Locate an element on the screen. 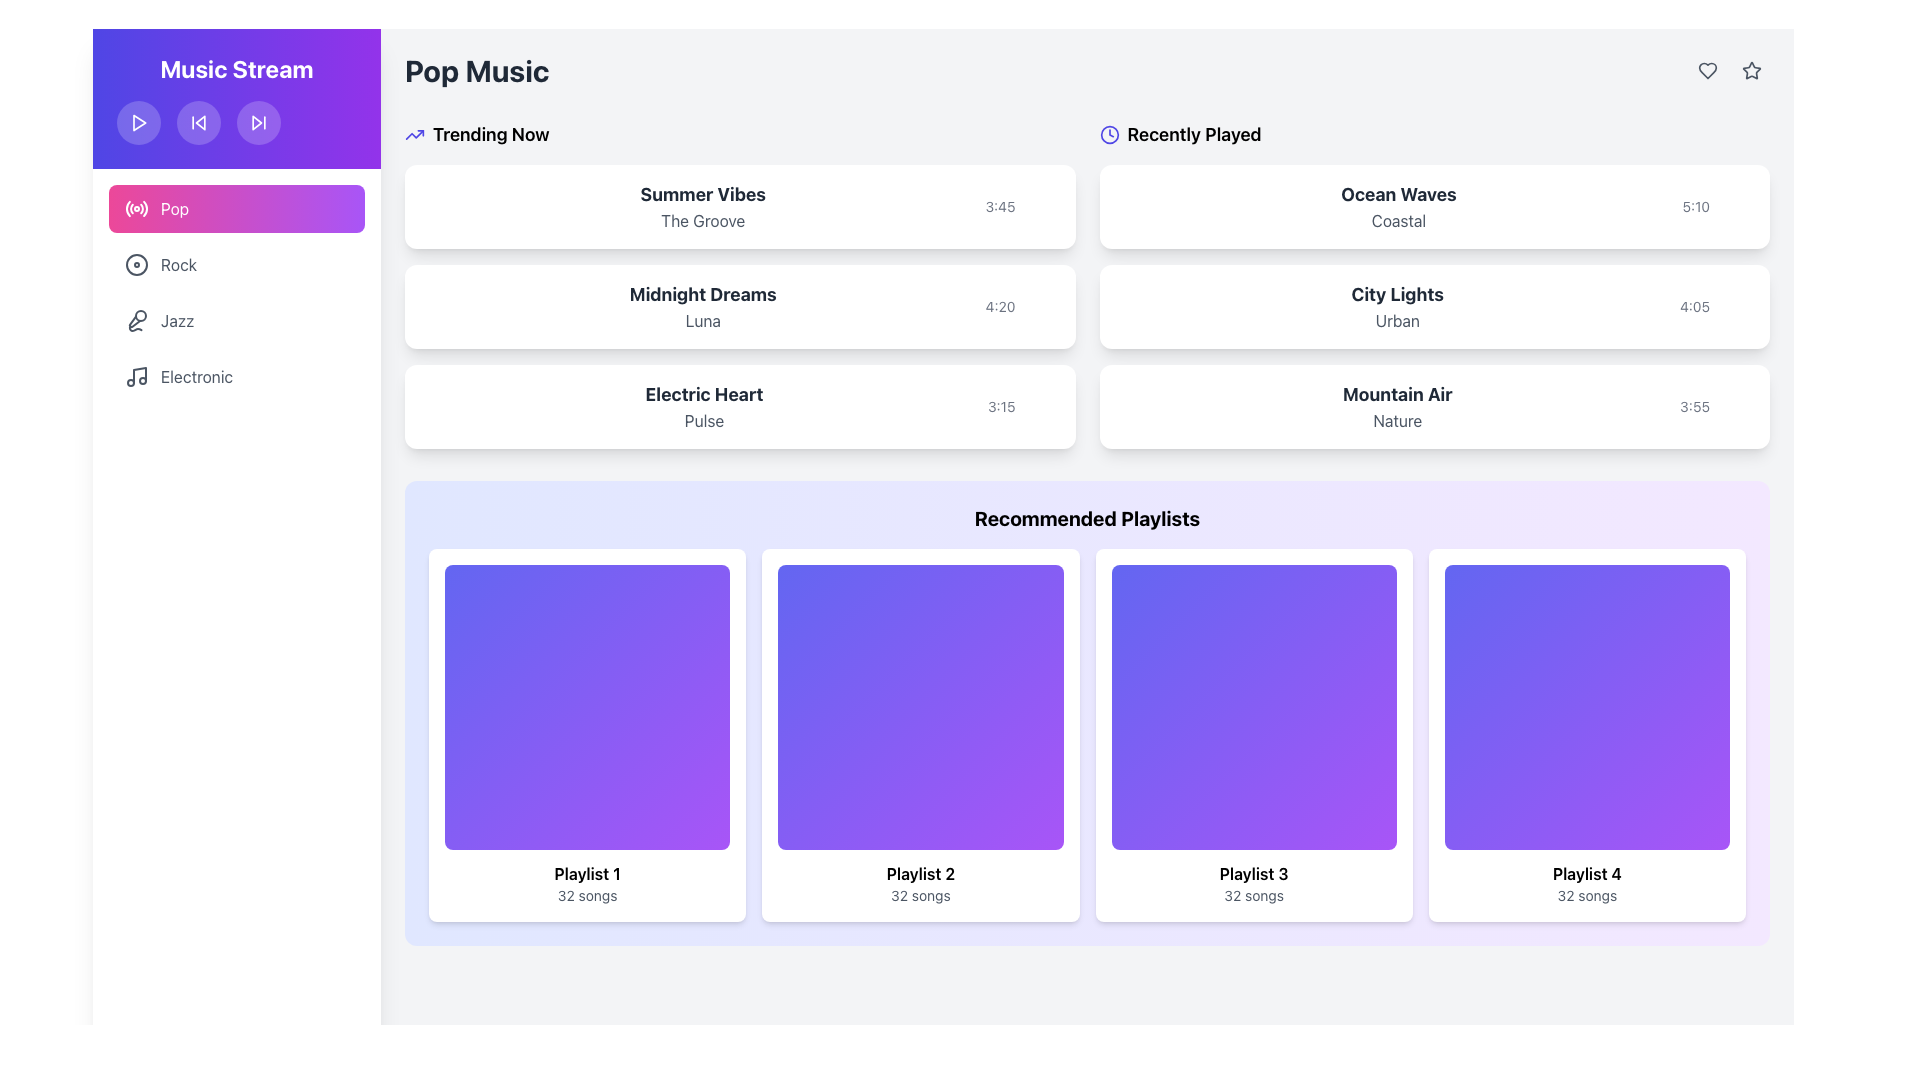 This screenshot has height=1080, width=1920. the second icon in the horizontal icon group located at the top-left section of the sidebar is located at coordinates (256, 123).